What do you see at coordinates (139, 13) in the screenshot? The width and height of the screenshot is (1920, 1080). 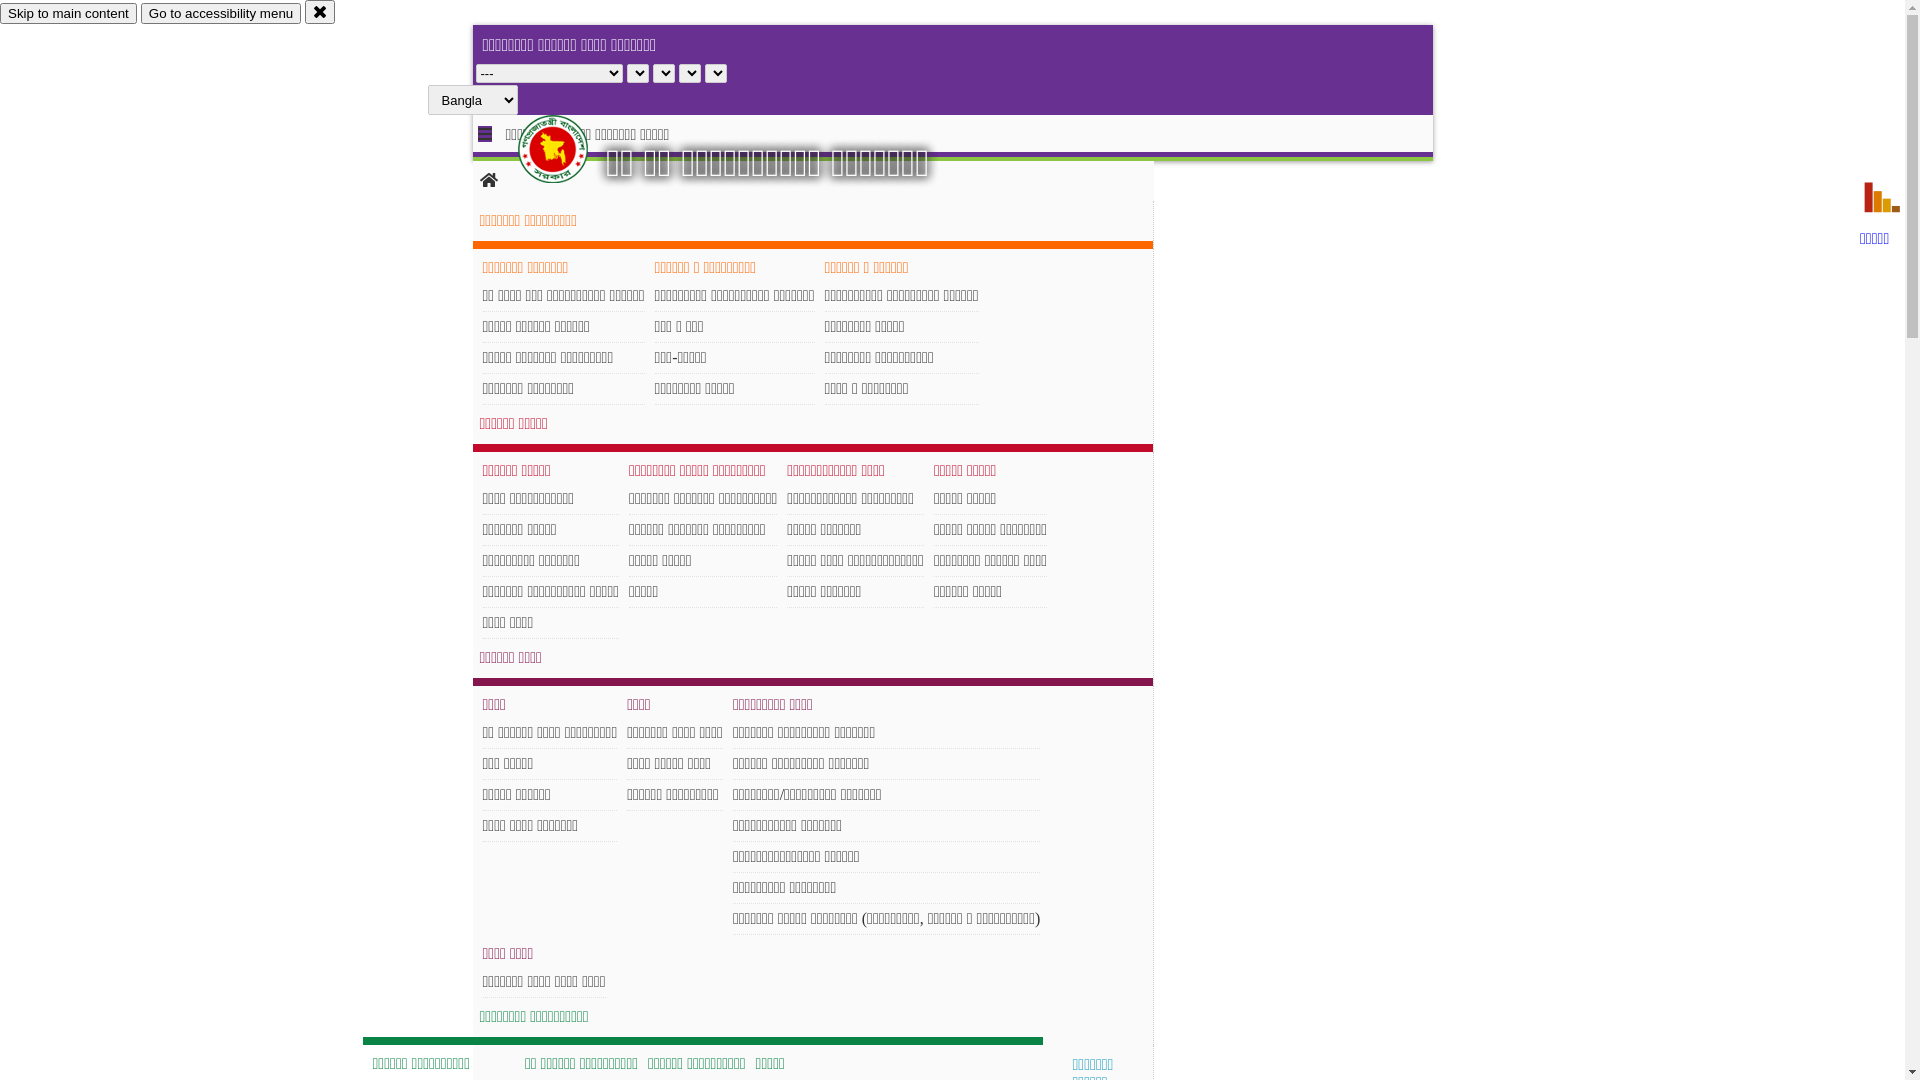 I see `'Go to accessibility menu'` at bounding box center [139, 13].